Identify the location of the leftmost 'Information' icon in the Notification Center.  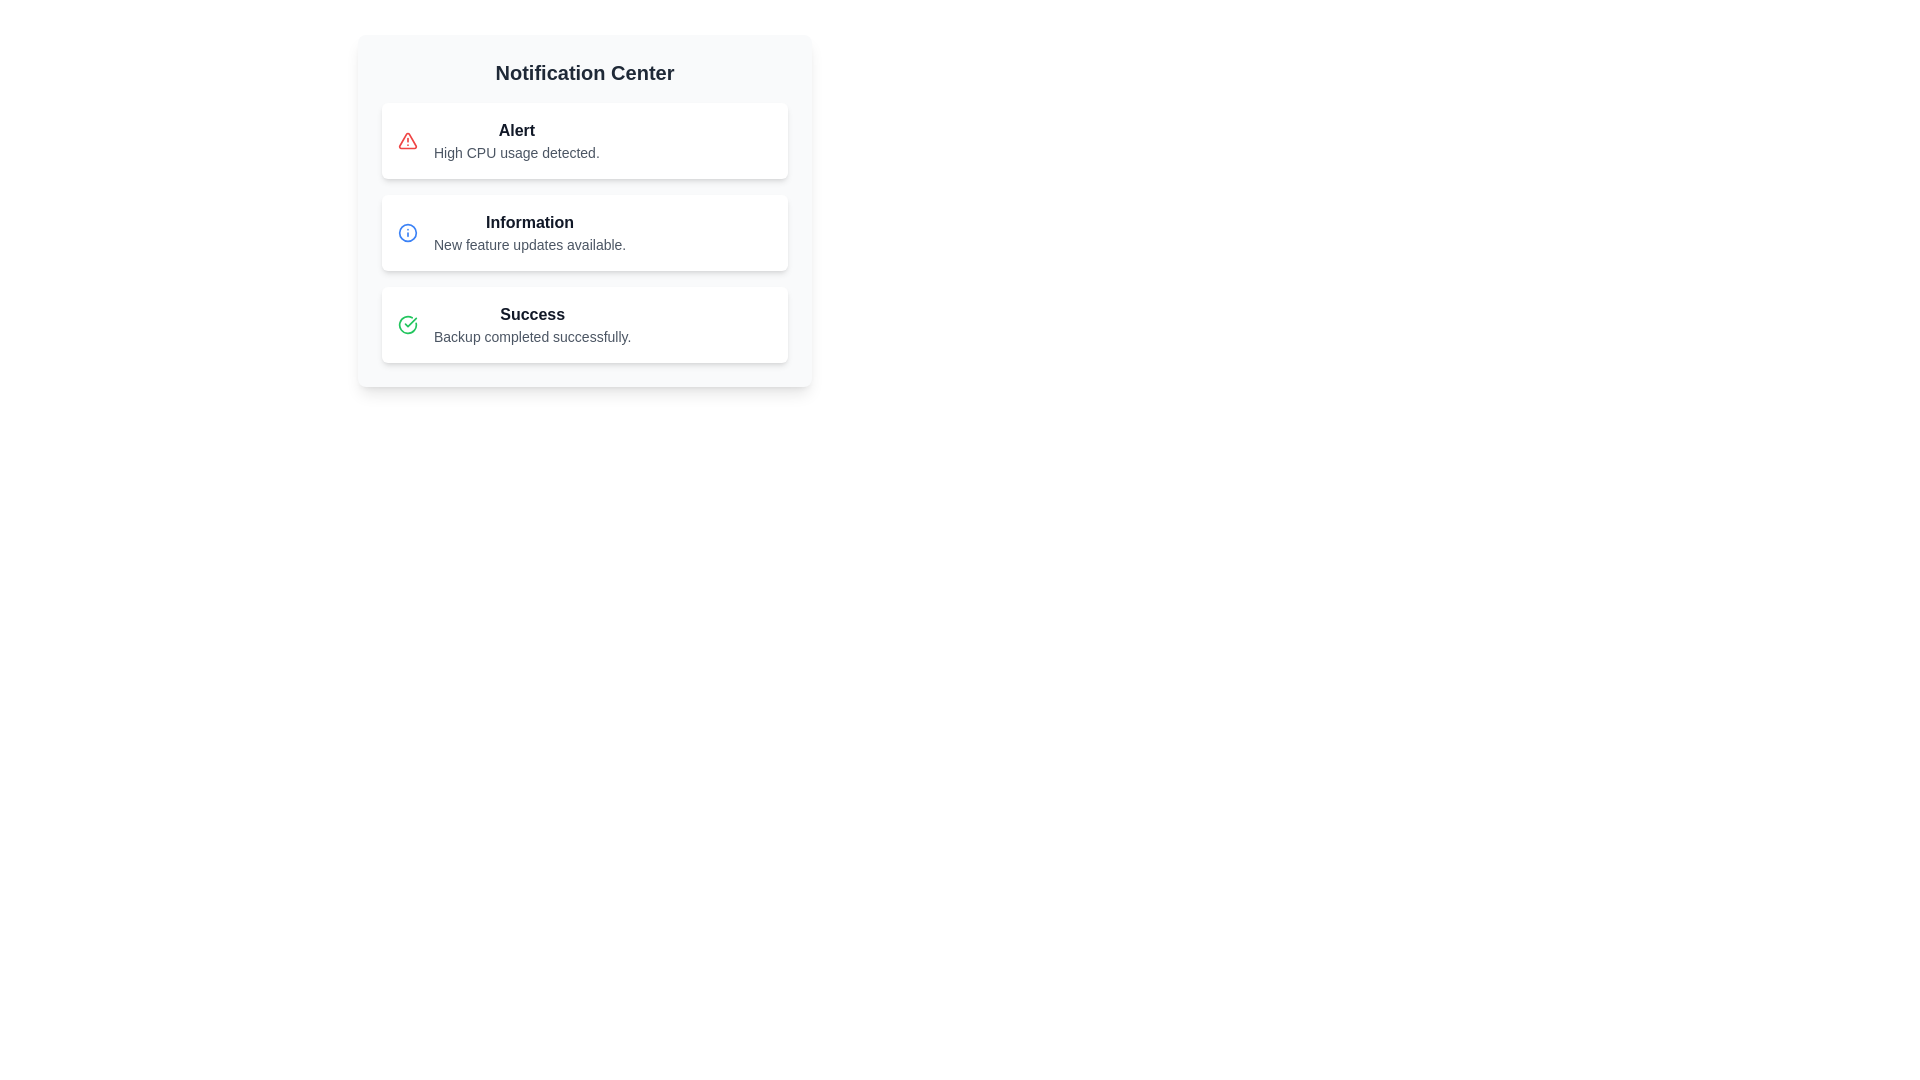
(407, 231).